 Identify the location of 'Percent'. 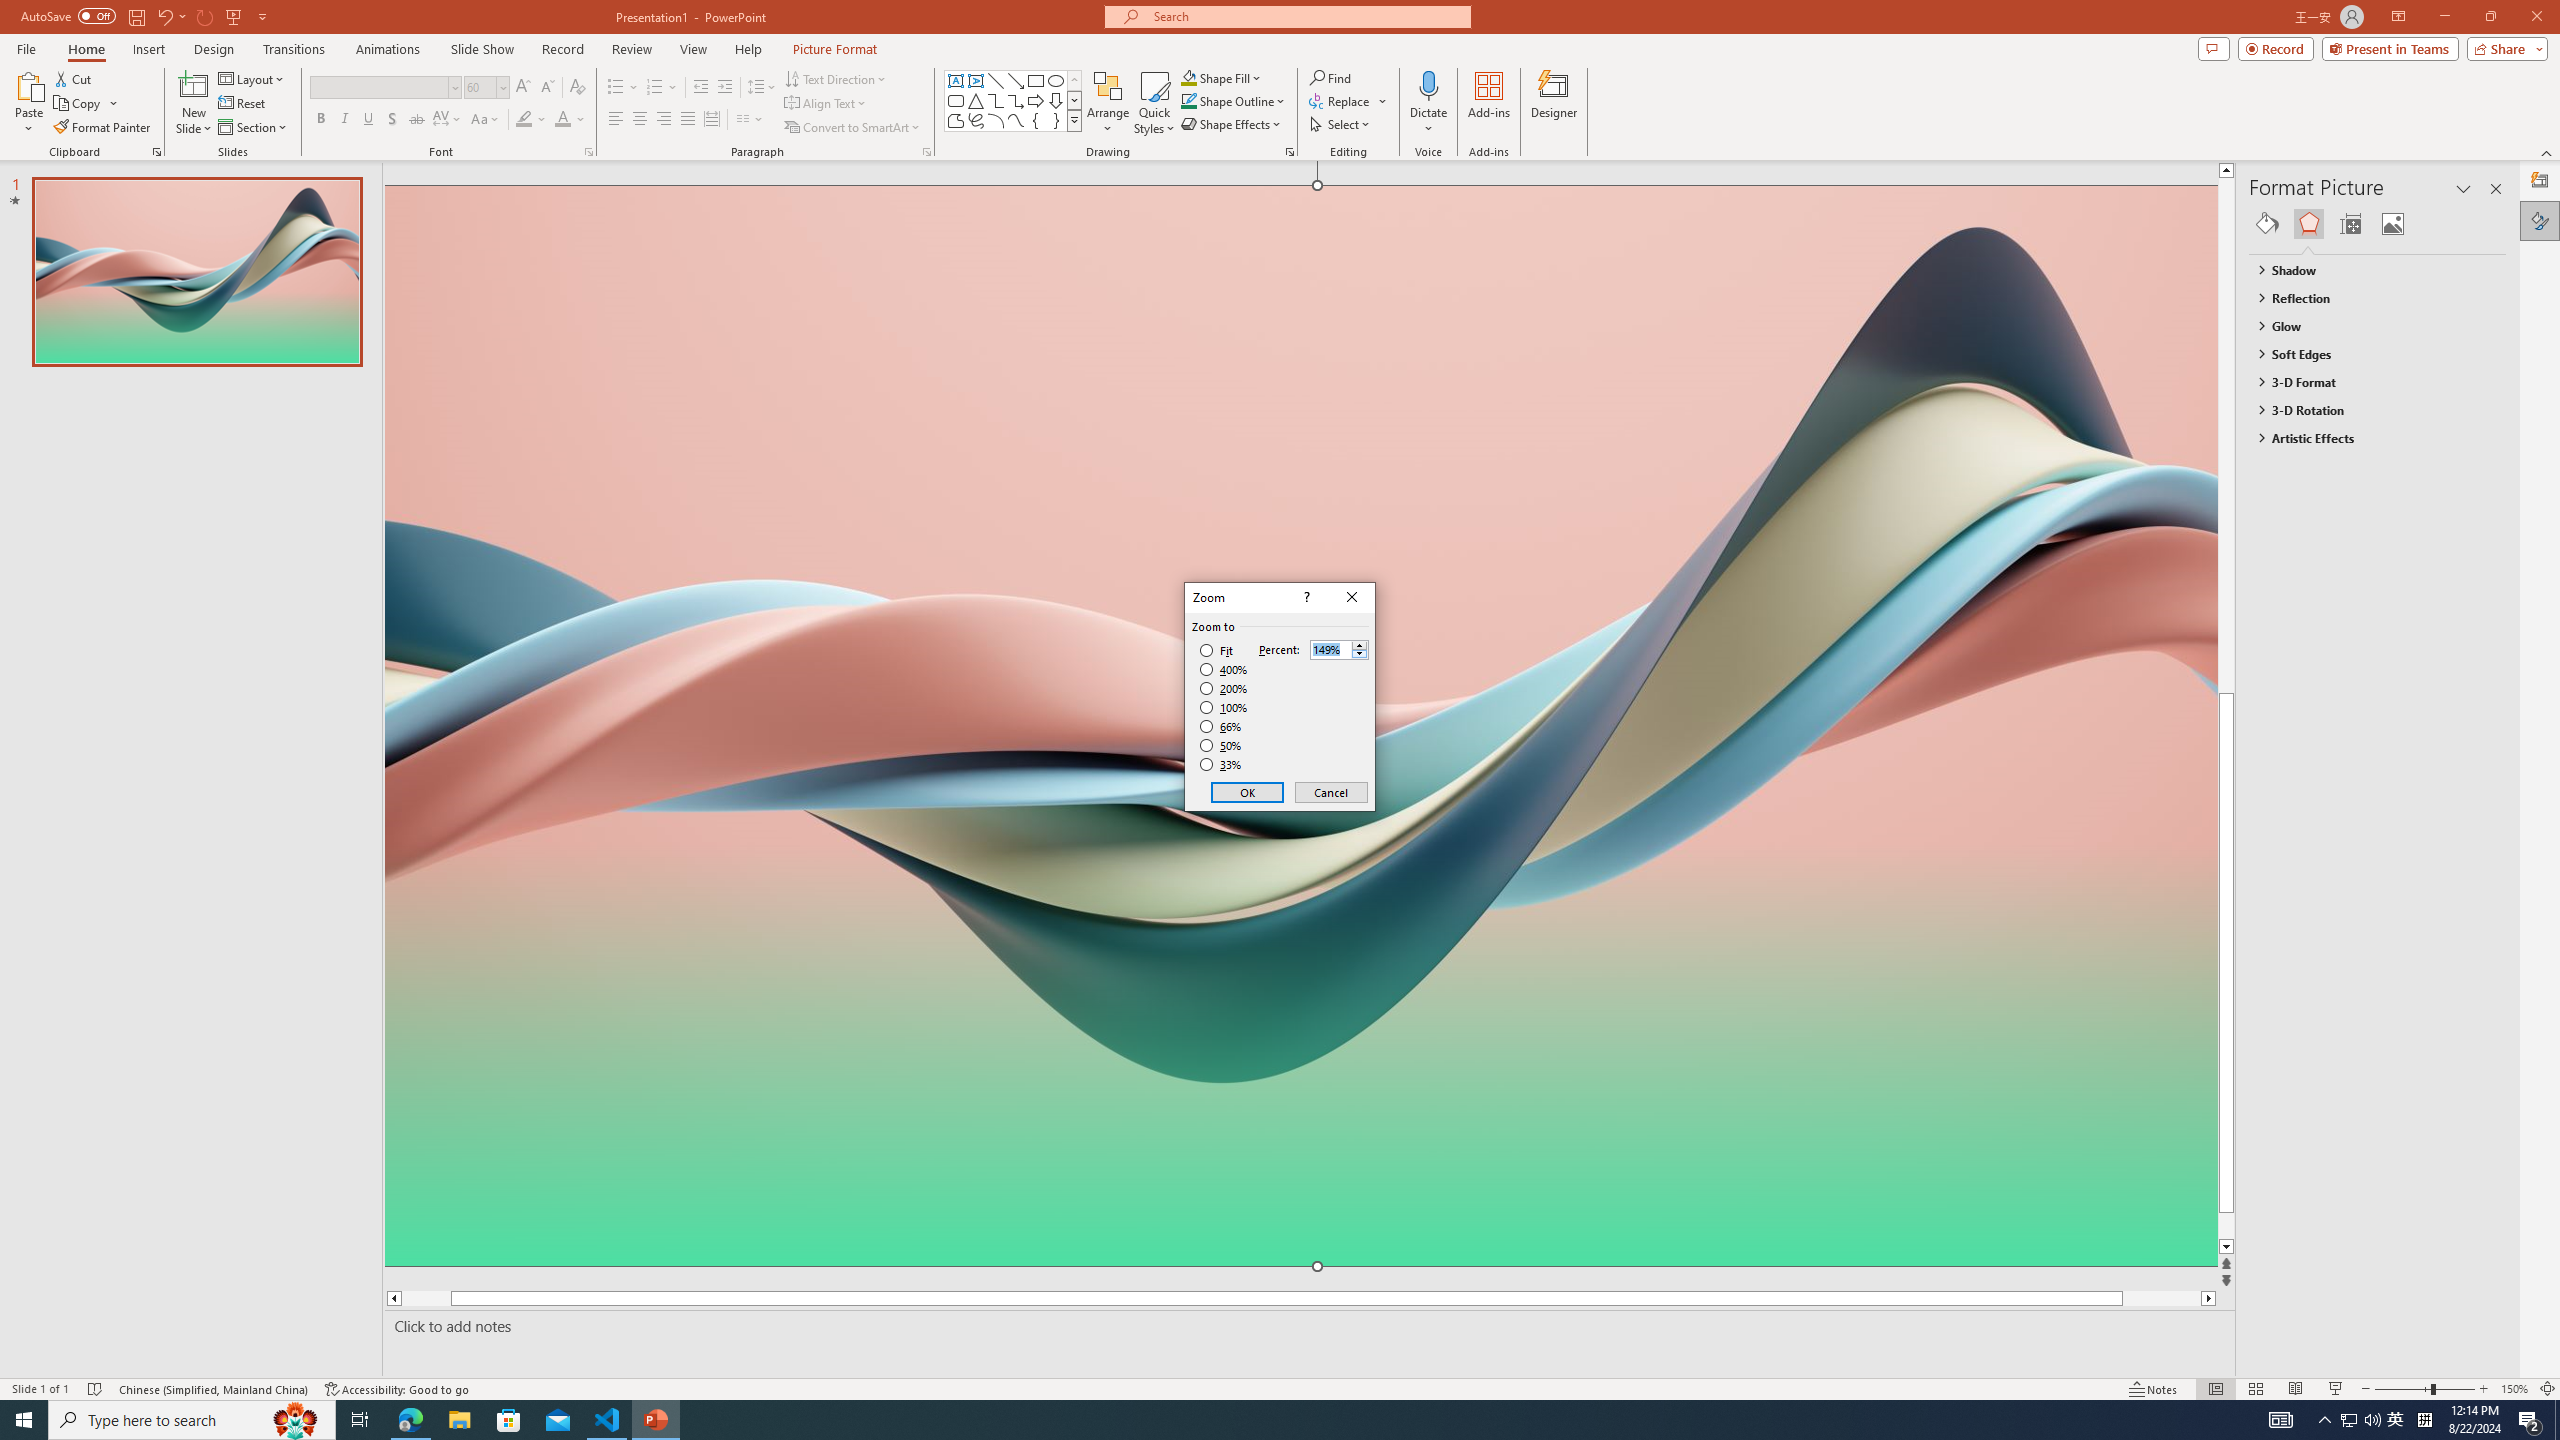
(1340, 648).